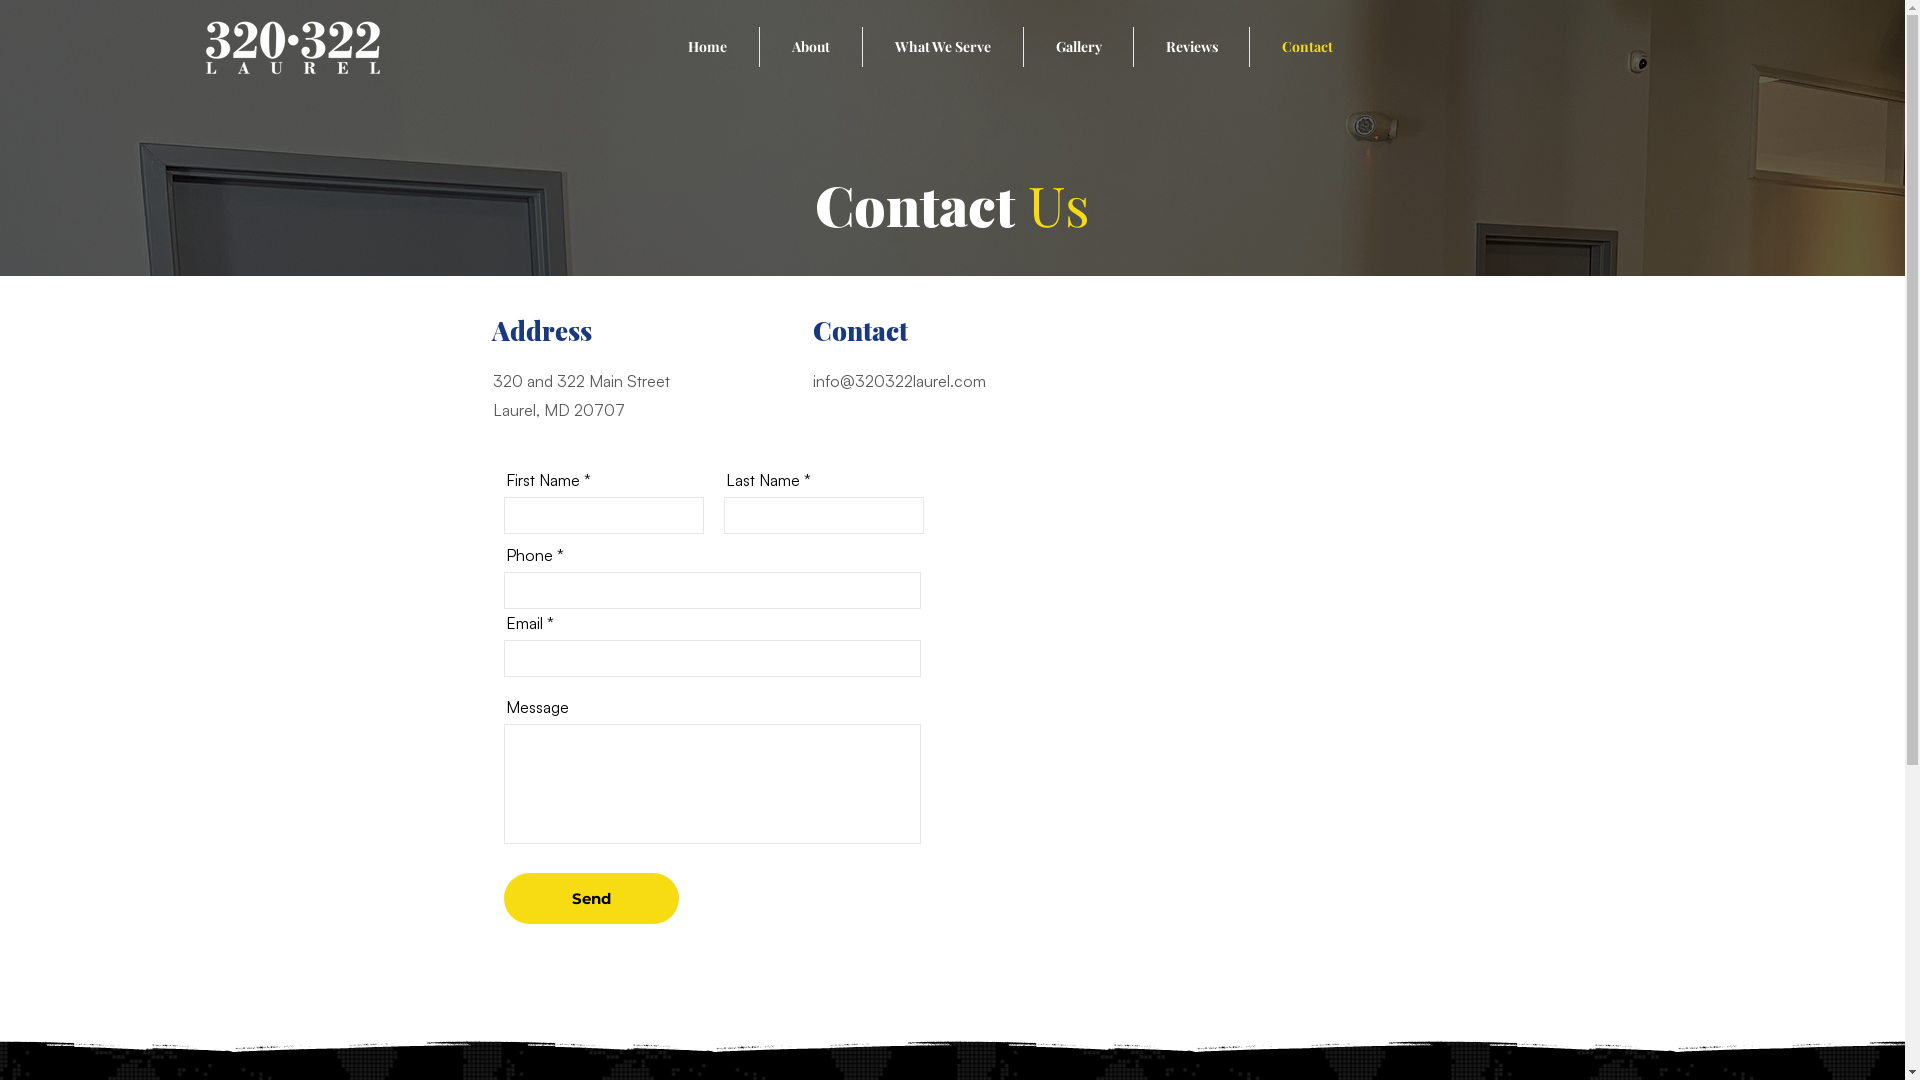 Image resolution: width=1920 pixels, height=1080 pixels. Describe the element at coordinates (1077, 45) in the screenshot. I see `'Gallery'` at that location.